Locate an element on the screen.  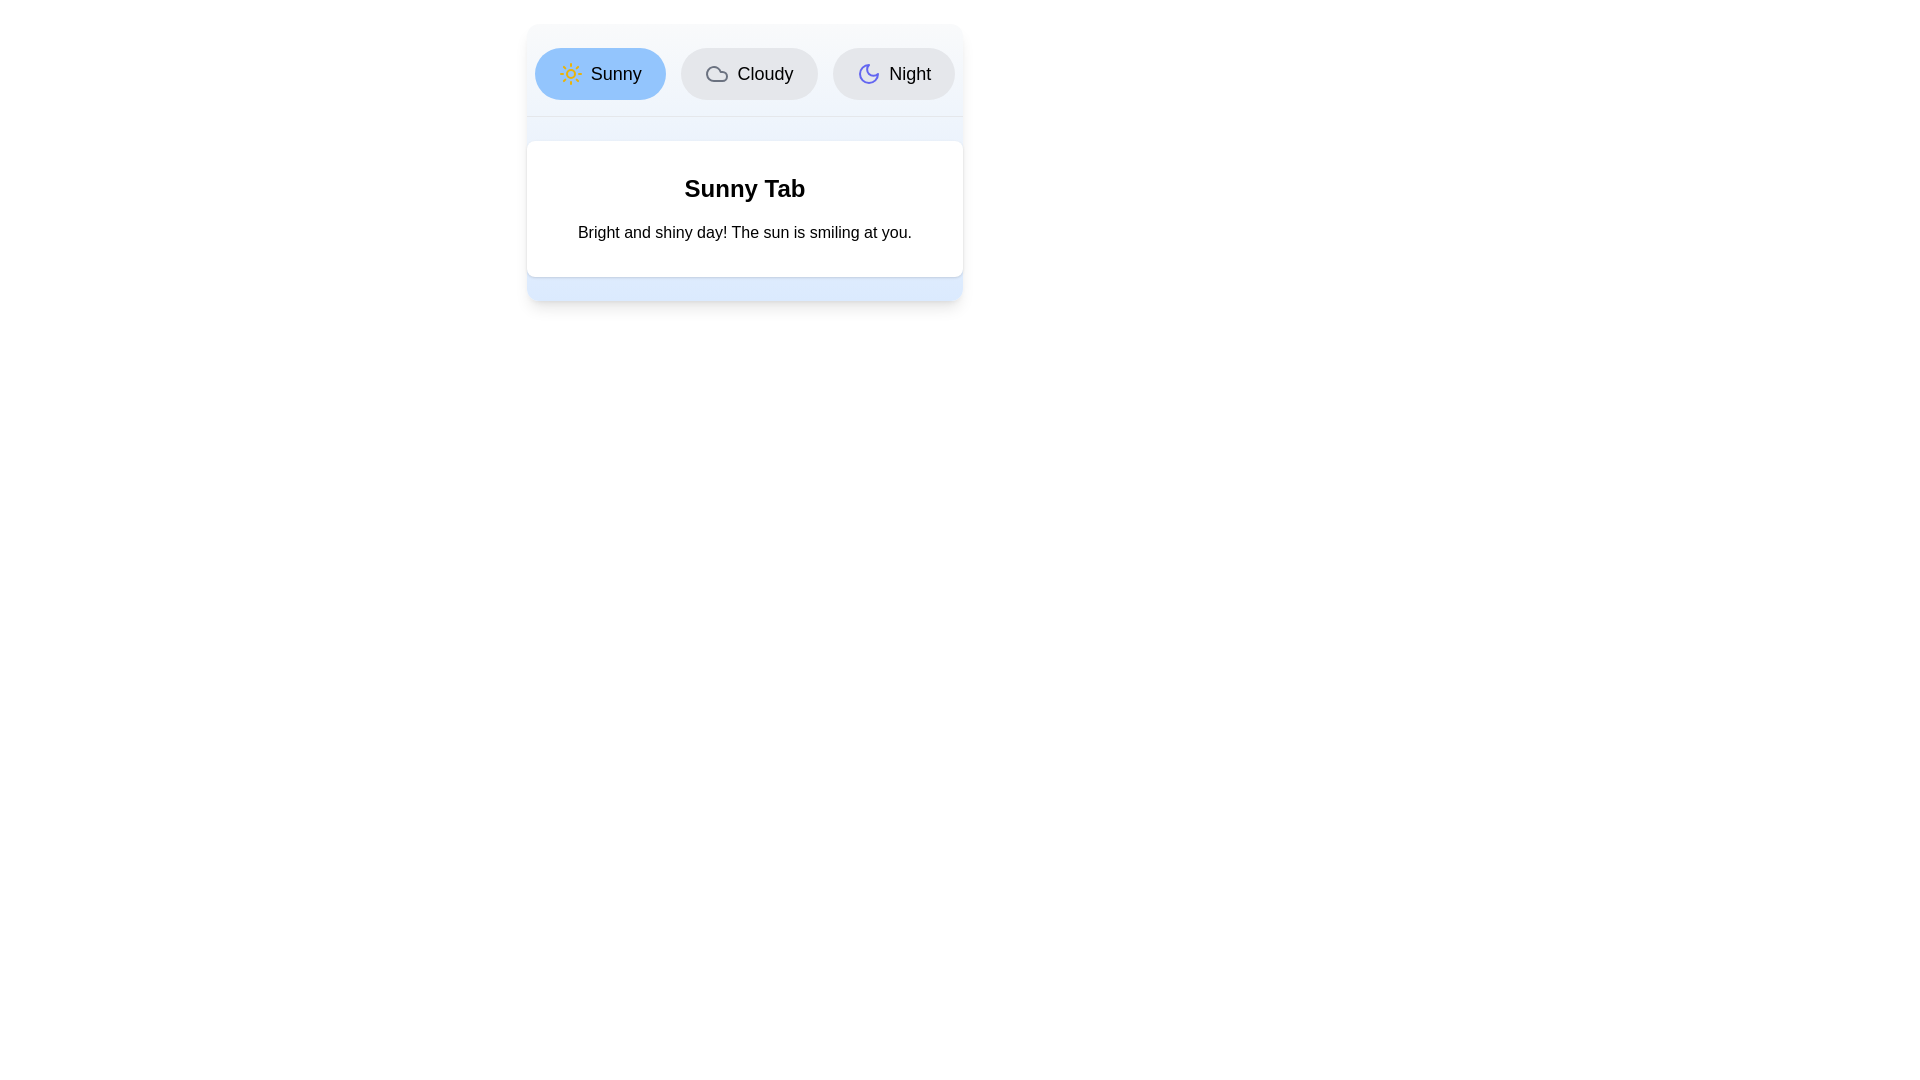
the icon of the Night tab to visually inspect it is located at coordinates (869, 72).